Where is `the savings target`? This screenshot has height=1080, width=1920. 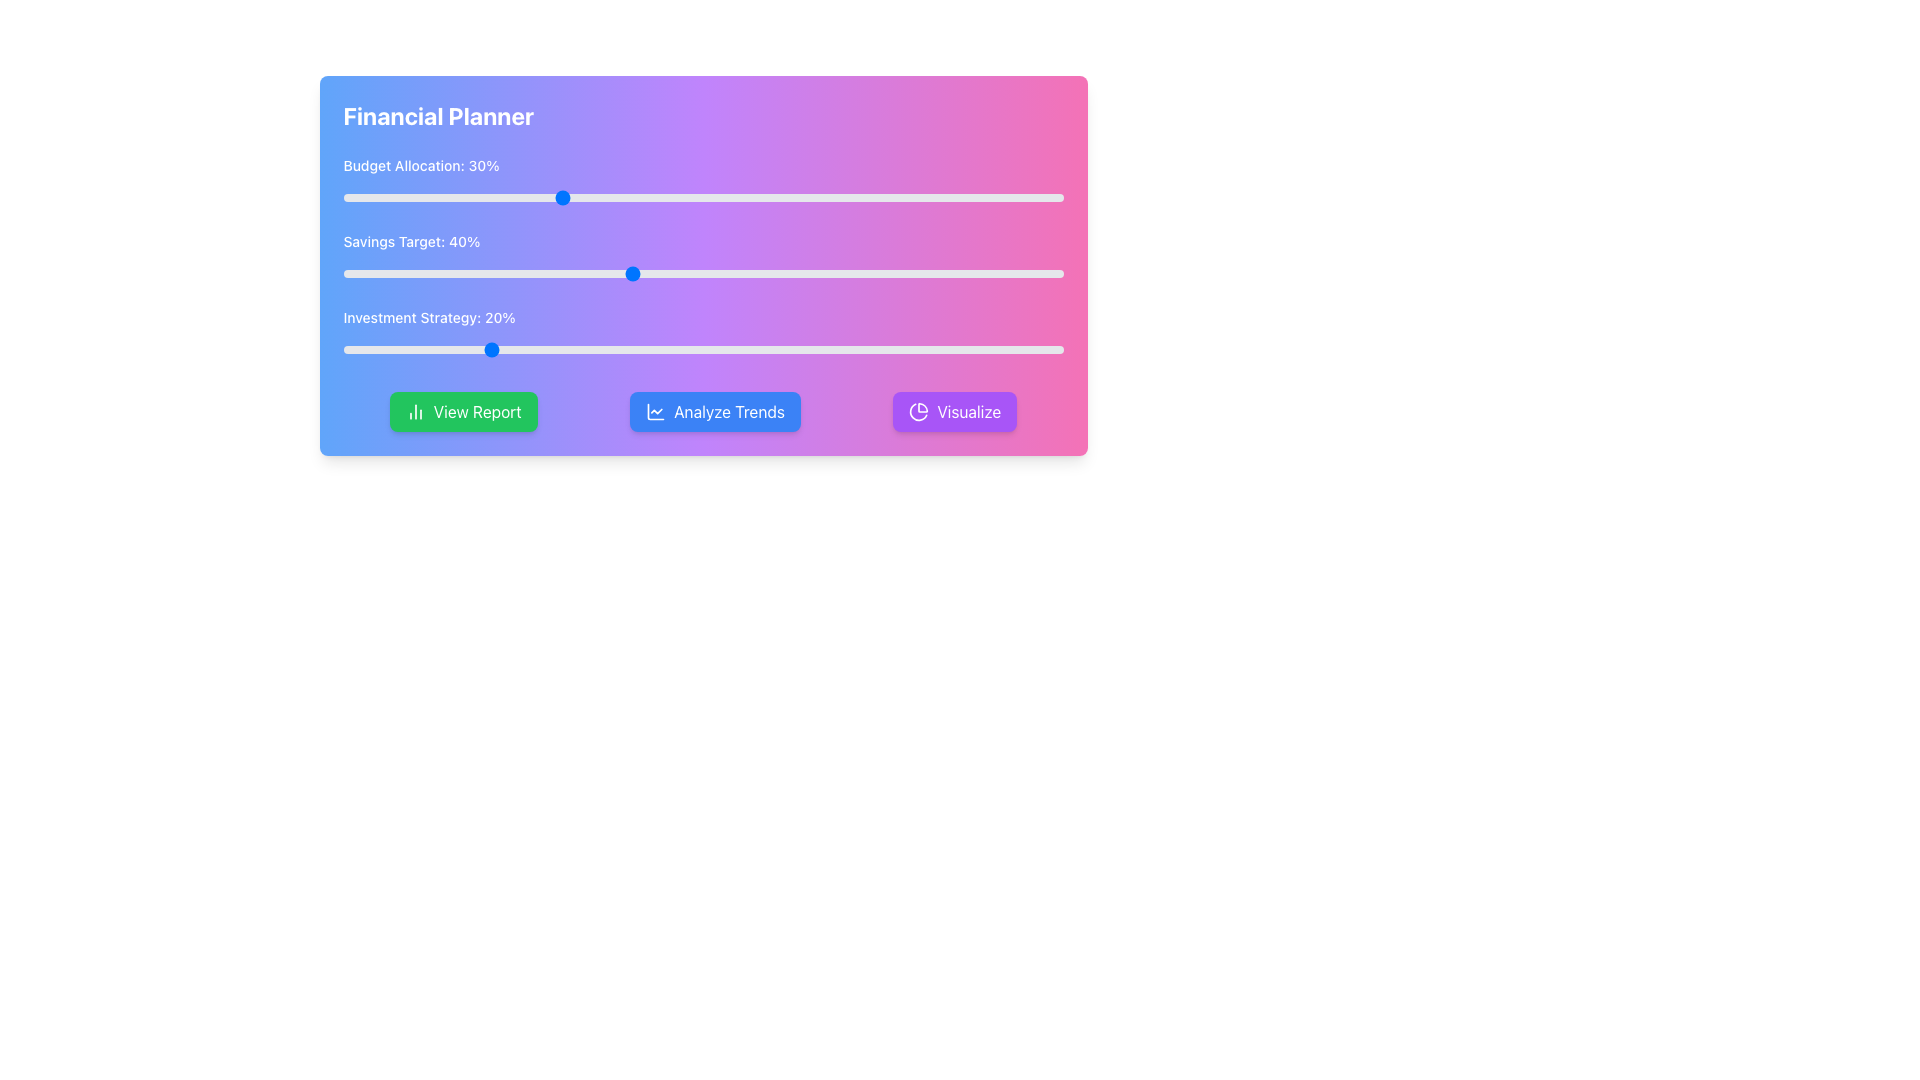 the savings target is located at coordinates (796, 273).